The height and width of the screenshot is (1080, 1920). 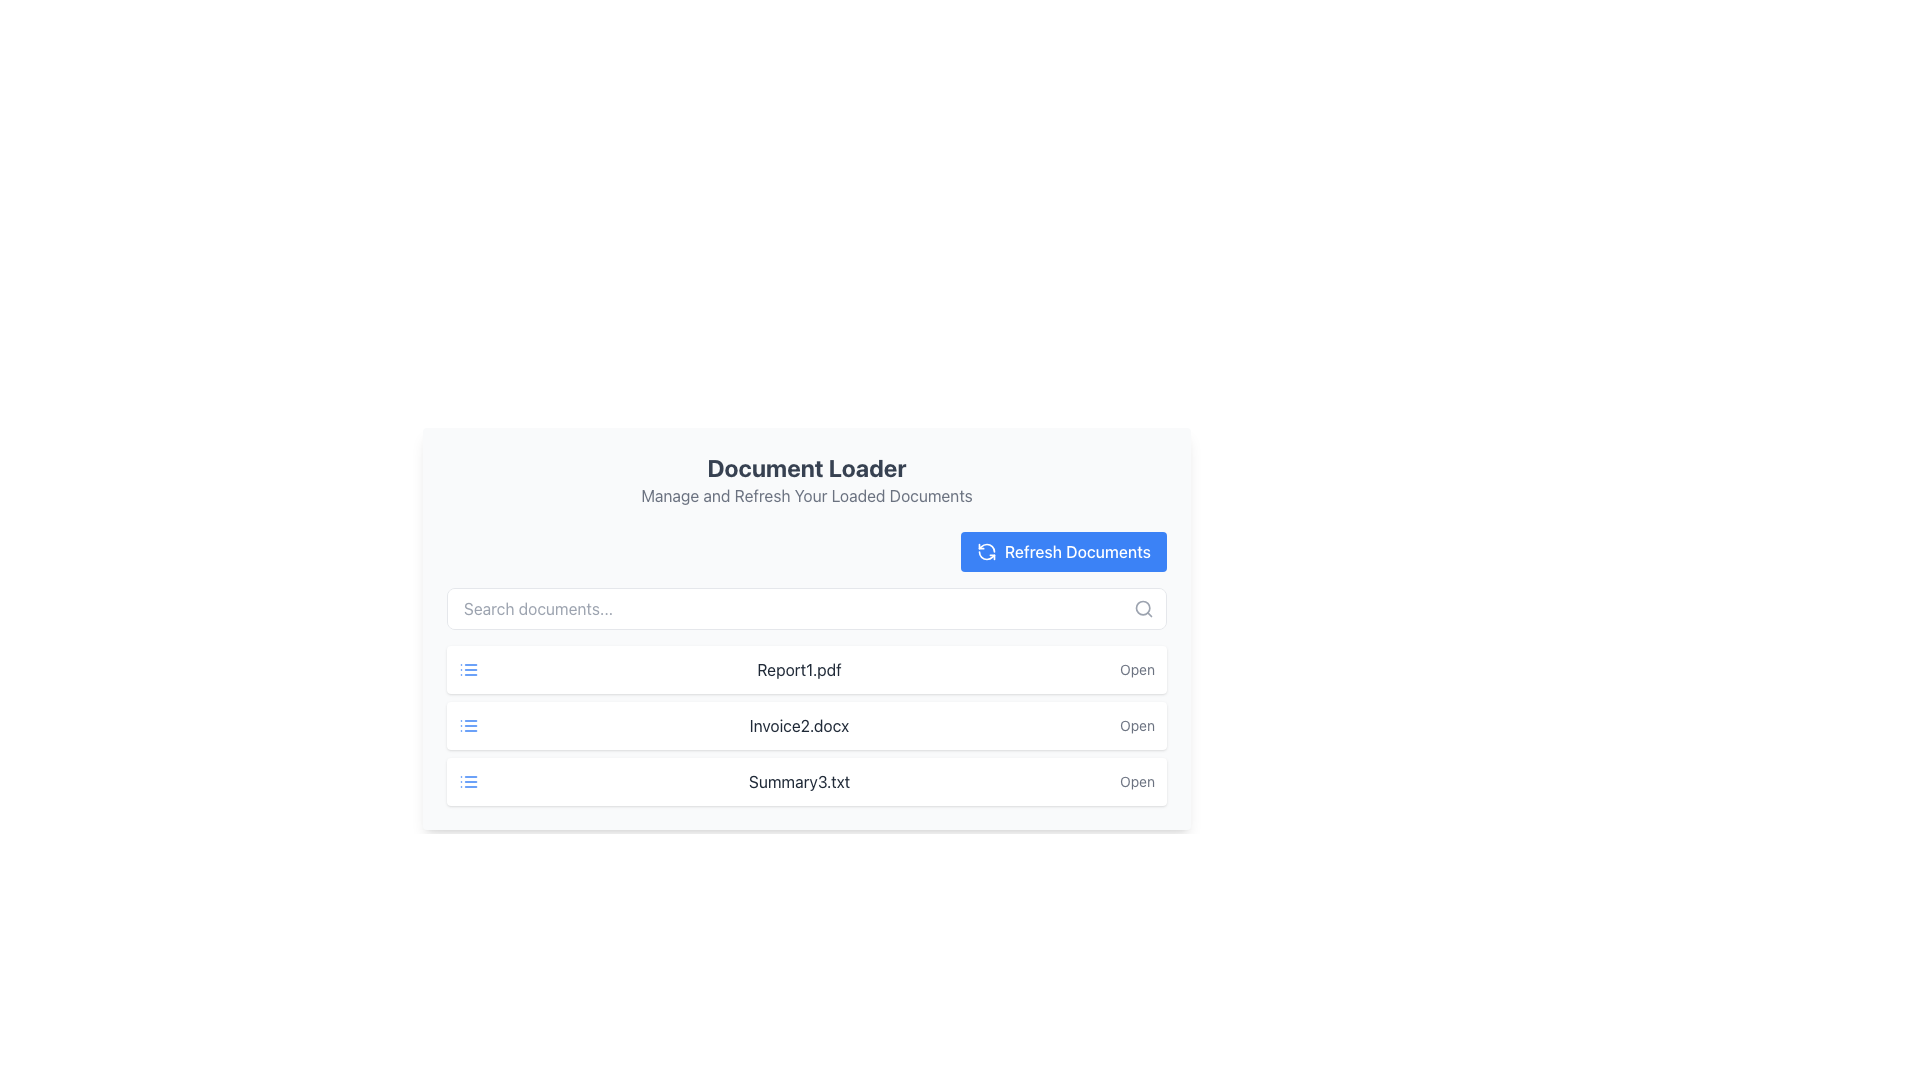 What do you see at coordinates (1137, 670) in the screenshot?
I see `the button located on the rightmost side of the row corresponding to 'Report1.pdf'` at bounding box center [1137, 670].